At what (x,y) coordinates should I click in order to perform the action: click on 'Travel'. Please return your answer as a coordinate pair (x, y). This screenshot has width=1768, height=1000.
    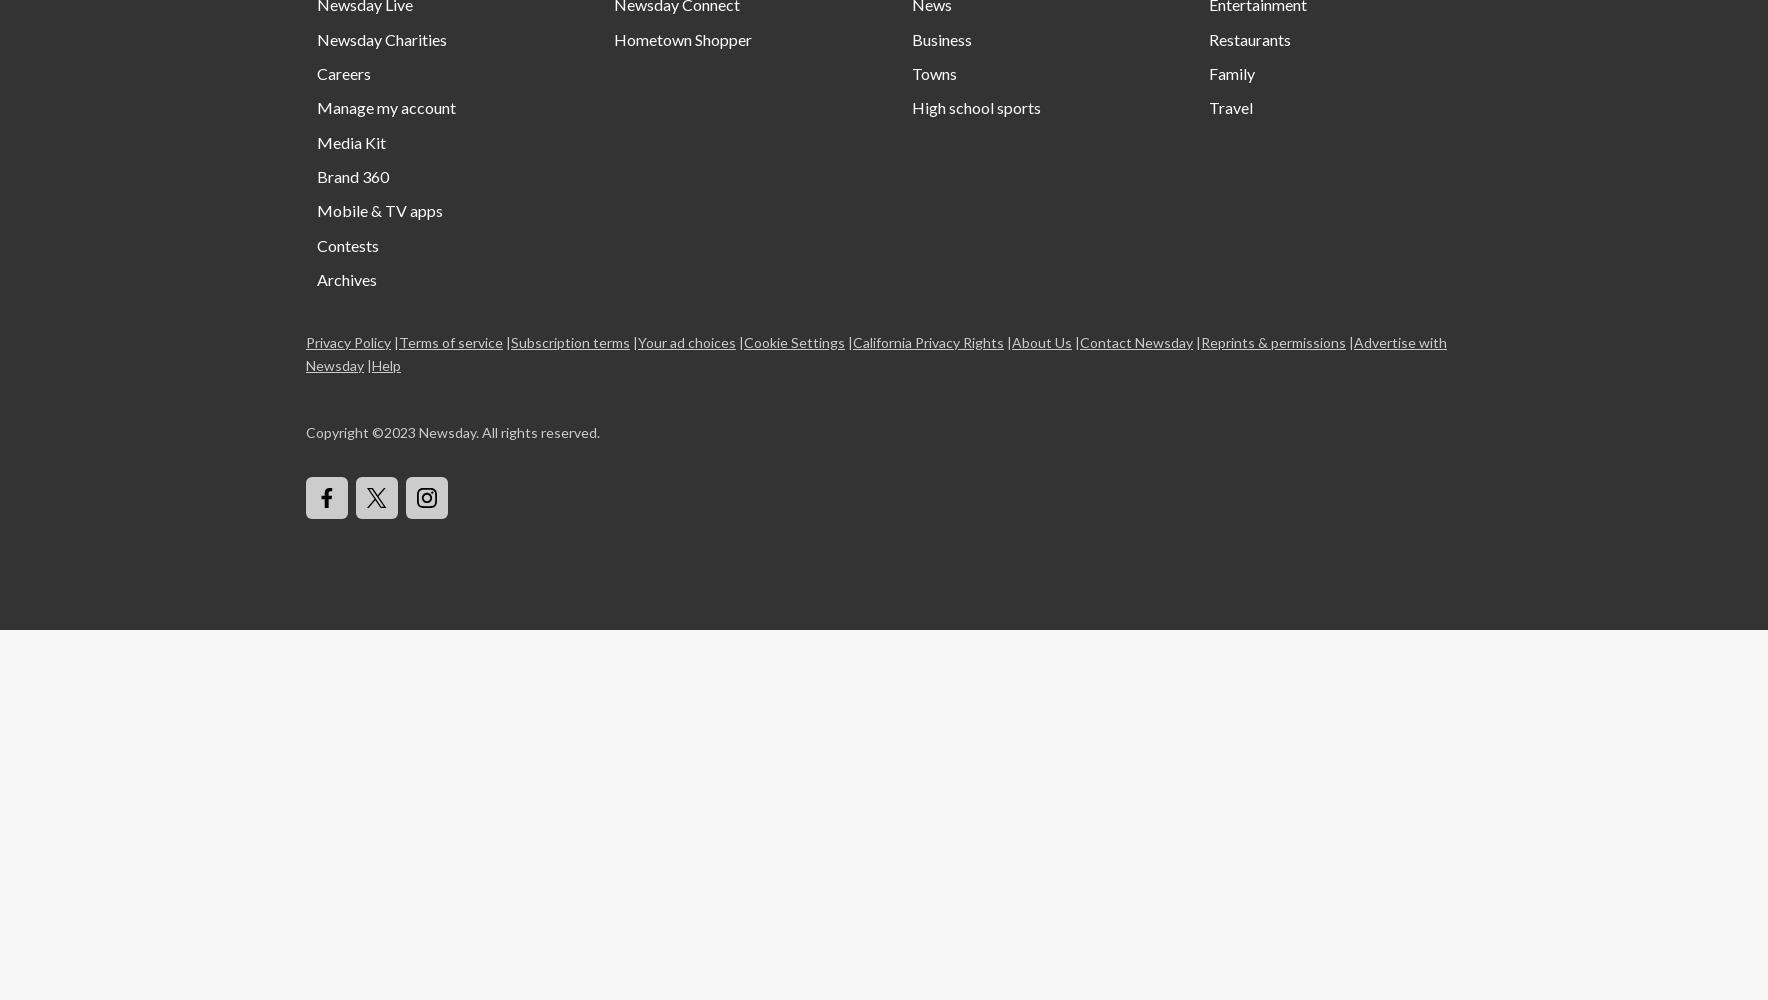
    Looking at the image, I should click on (1229, 106).